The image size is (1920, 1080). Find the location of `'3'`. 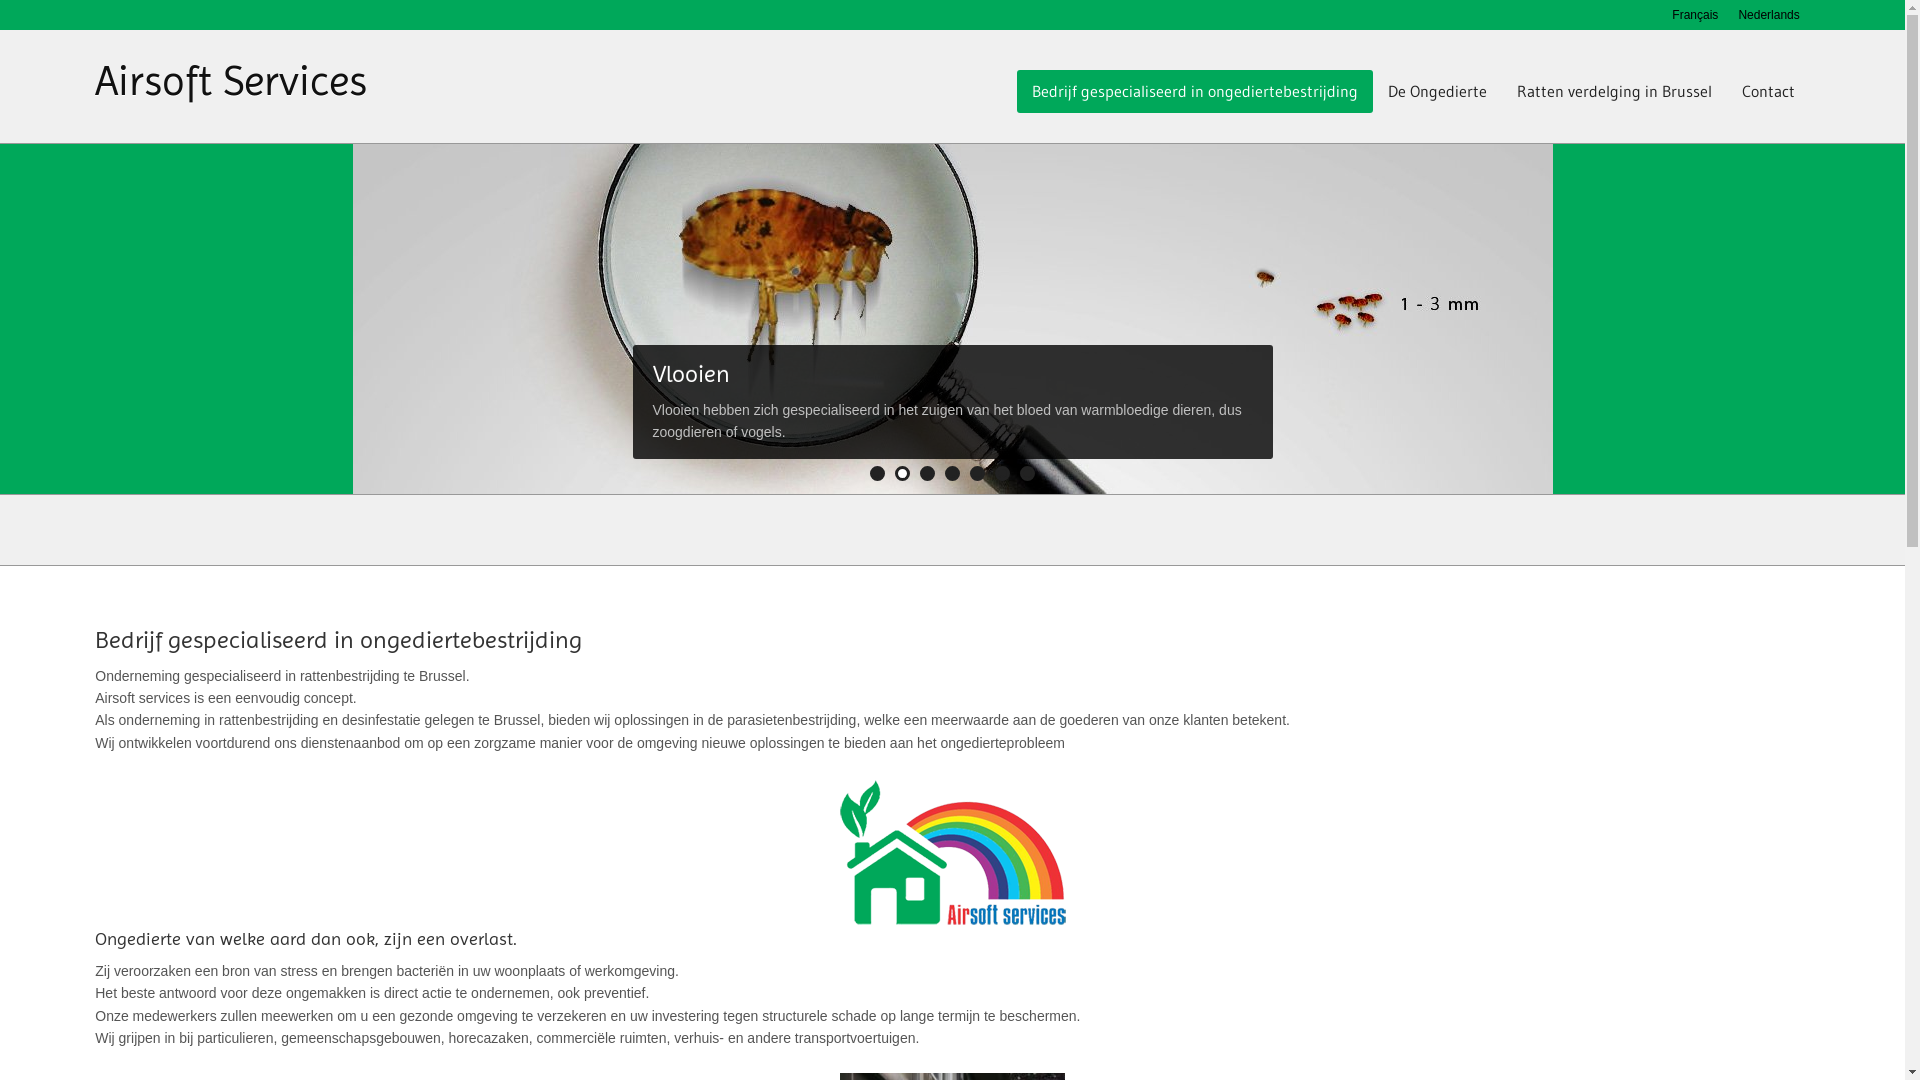

'3' is located at coordinates (926, 473).